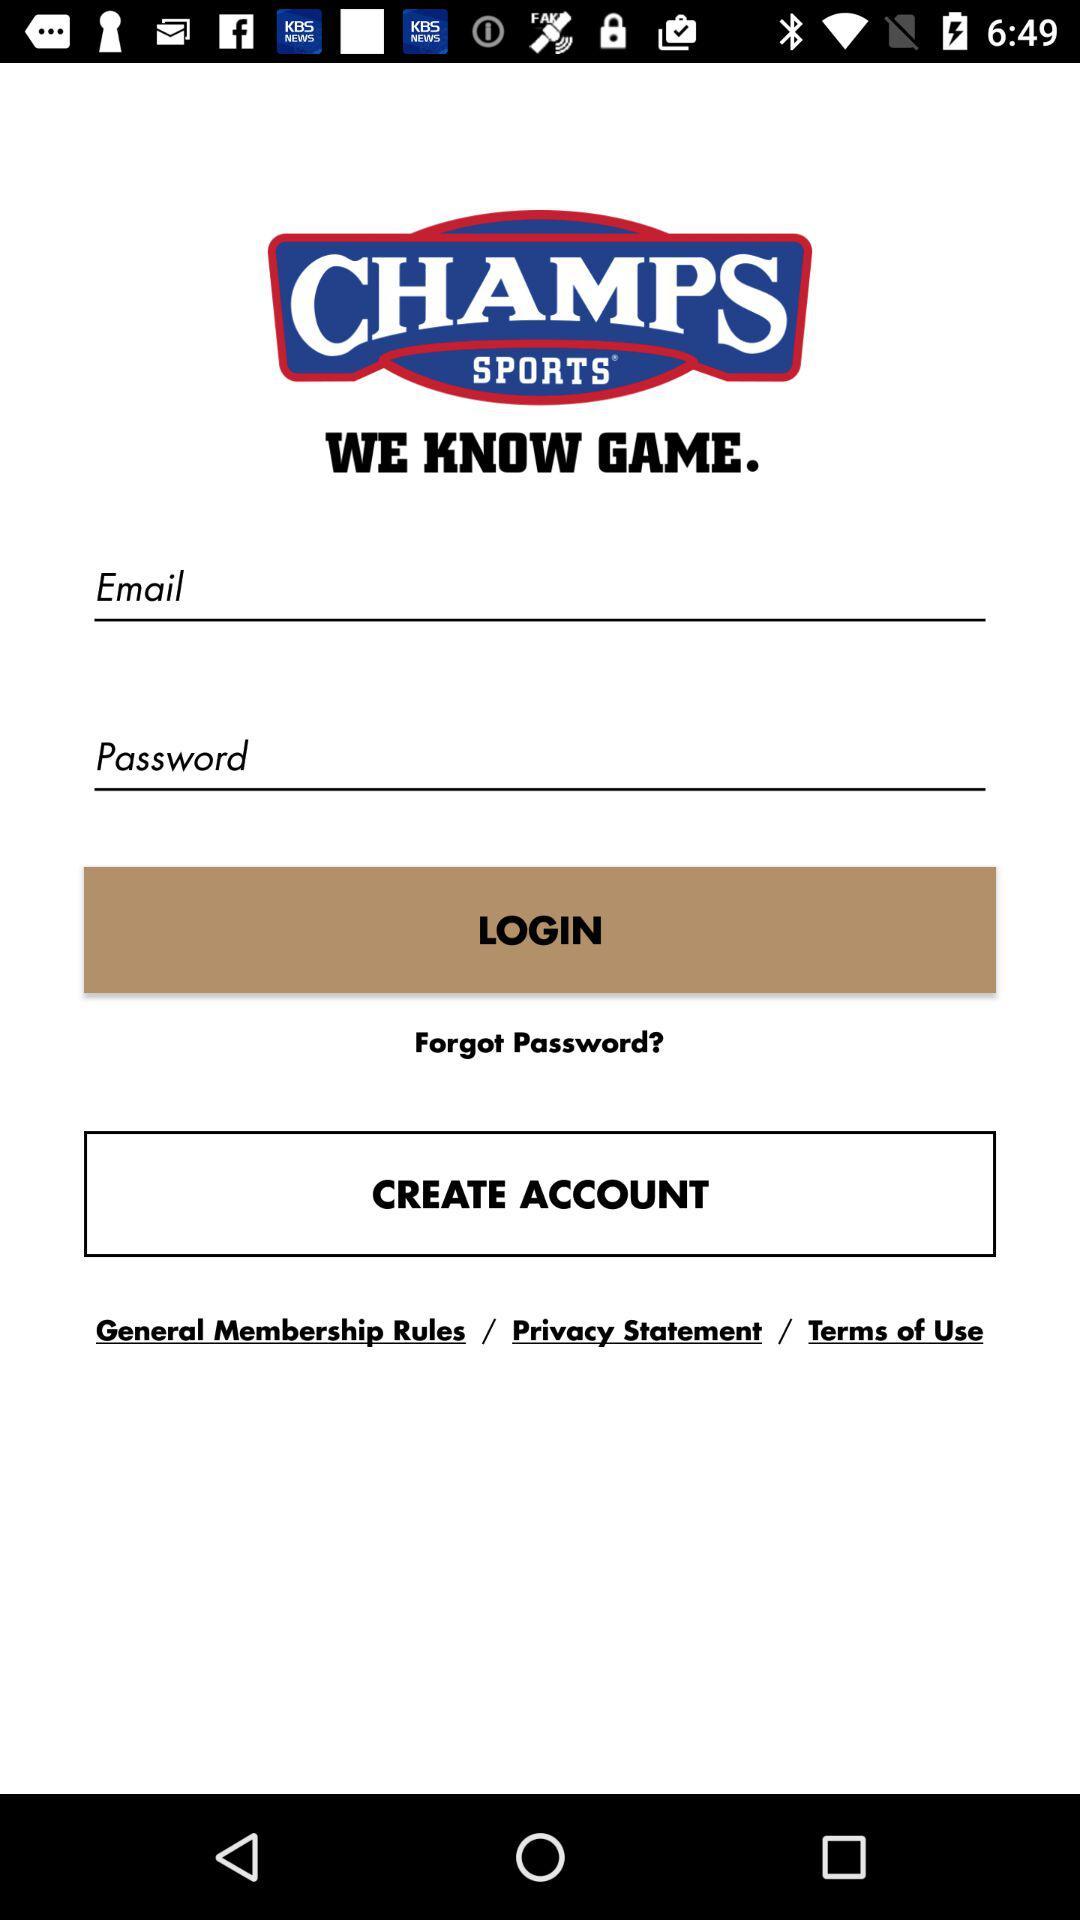 The height and width of the screenshot is (1920, 1080). What do you see at coordinates (538, 1040) in the screenshot?
I see `forgot password` at bounding box center [538, 1040].